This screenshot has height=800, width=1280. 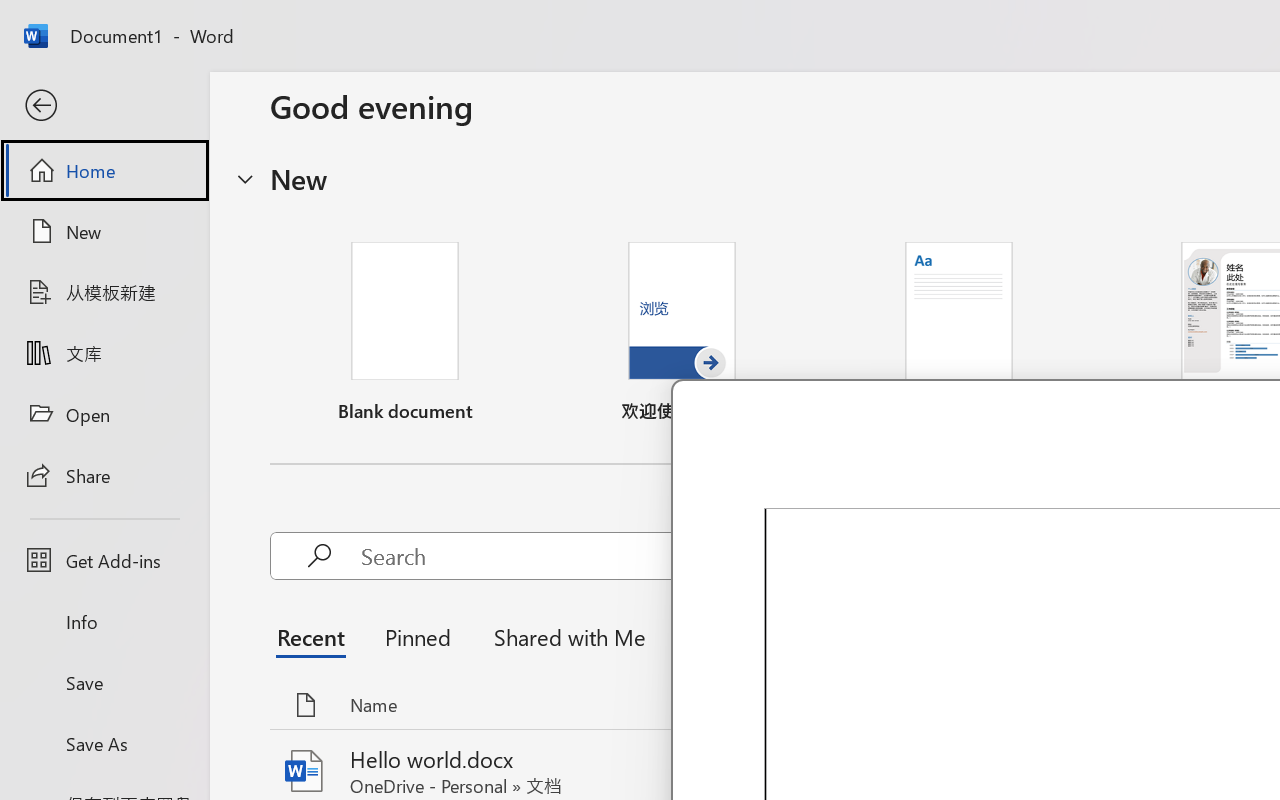 I want to click on 'Blank document', so click(x=404, y=331).